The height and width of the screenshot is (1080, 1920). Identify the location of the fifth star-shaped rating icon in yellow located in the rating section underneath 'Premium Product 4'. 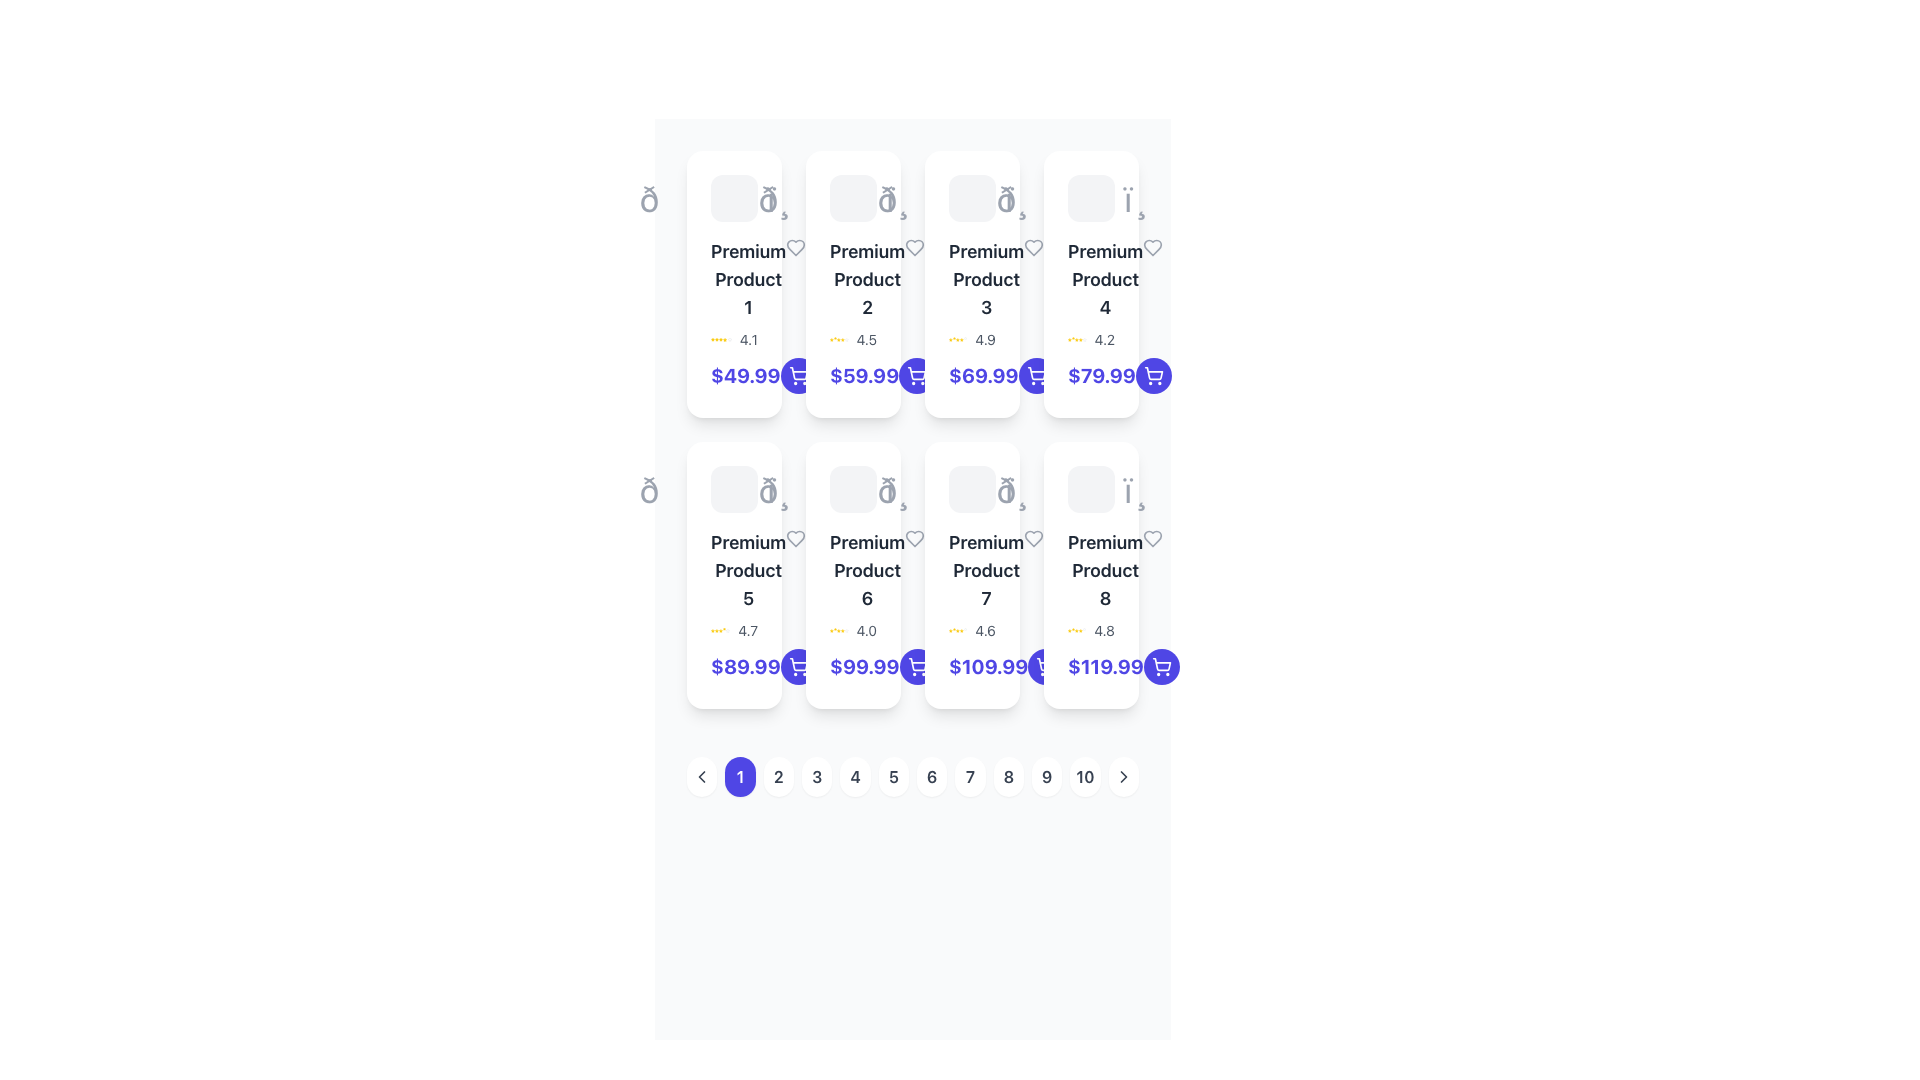
(1079, 338).